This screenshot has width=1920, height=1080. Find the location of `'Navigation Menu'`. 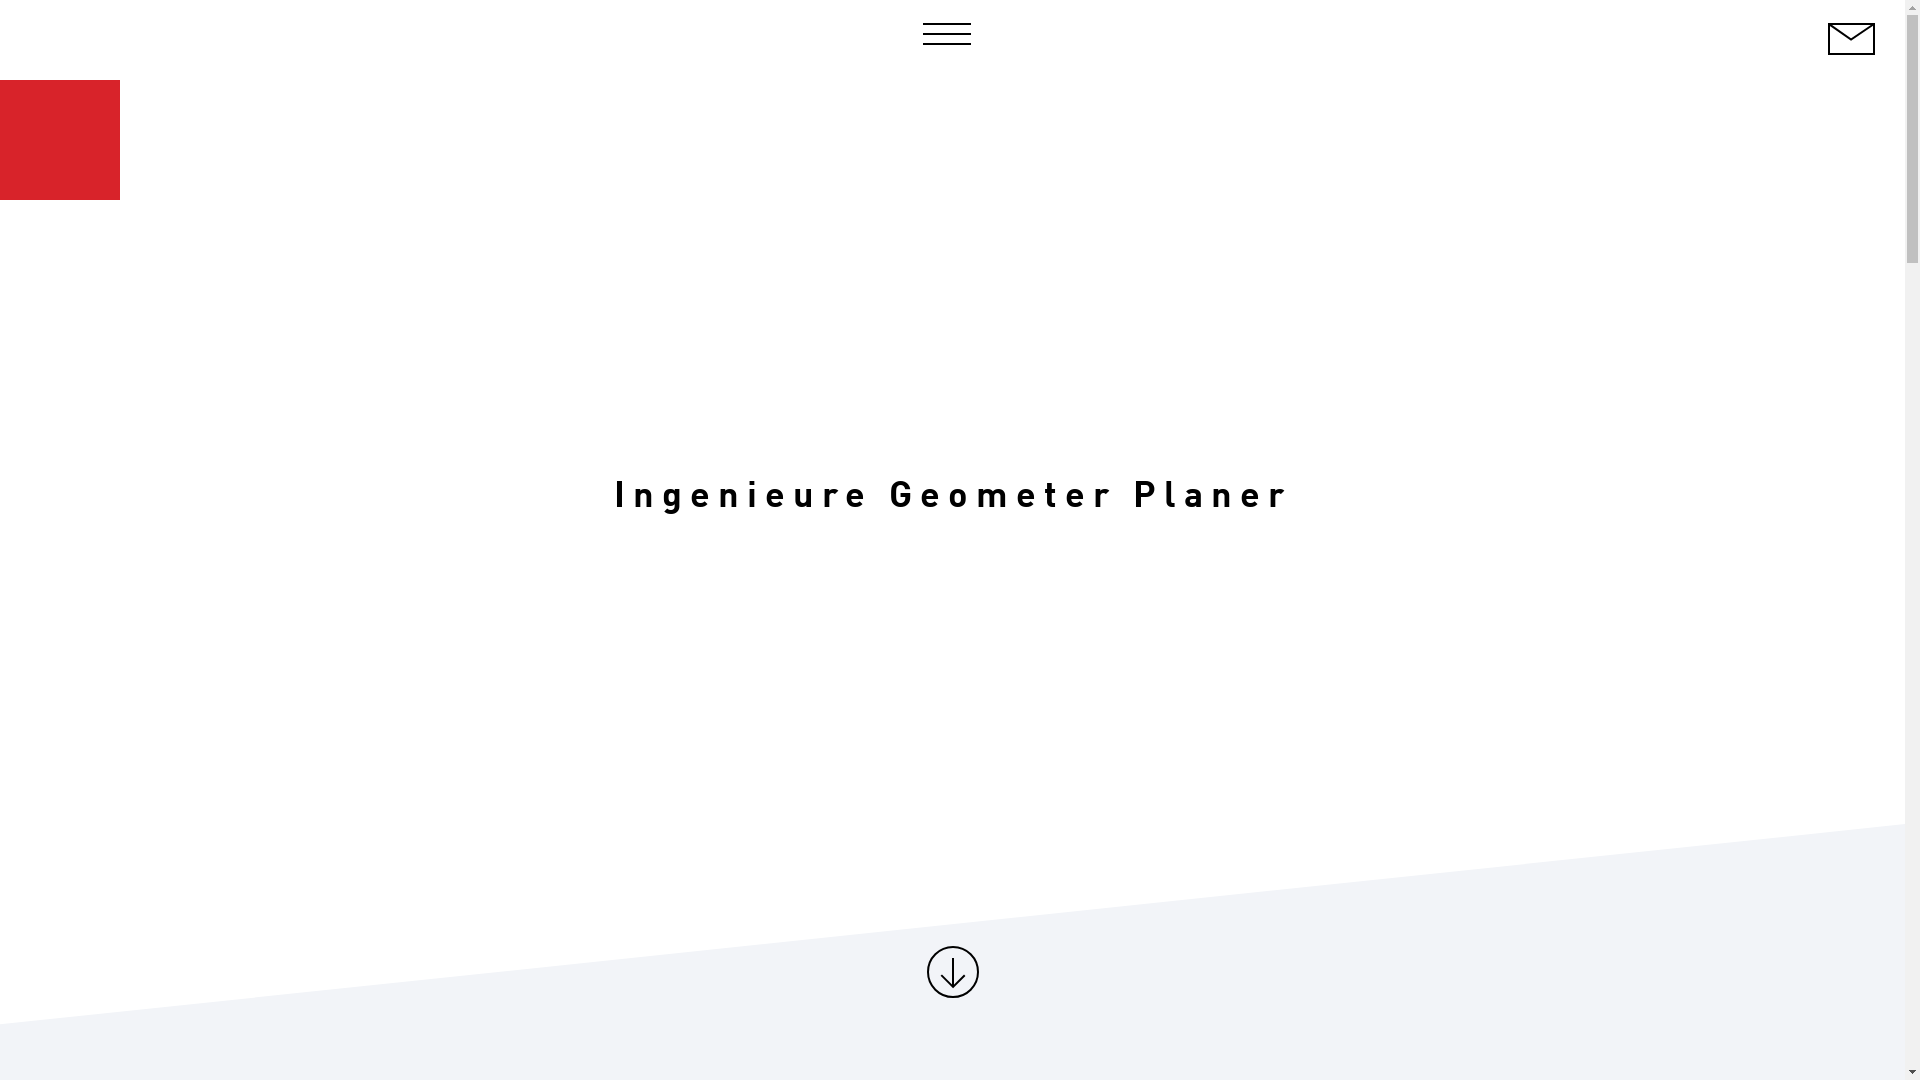

'Navigation Menu' is located at coordinates (950, 34).